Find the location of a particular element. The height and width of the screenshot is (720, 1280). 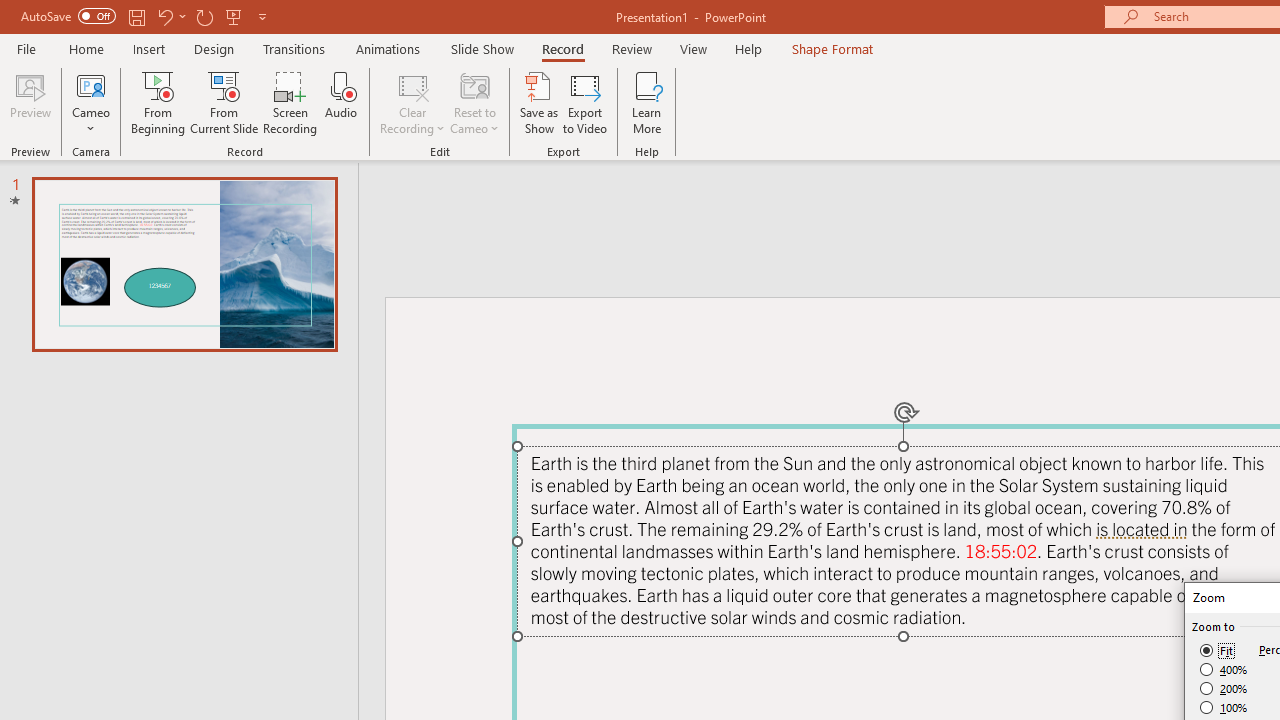

'Fit' is located at coordinates (1216, 650).